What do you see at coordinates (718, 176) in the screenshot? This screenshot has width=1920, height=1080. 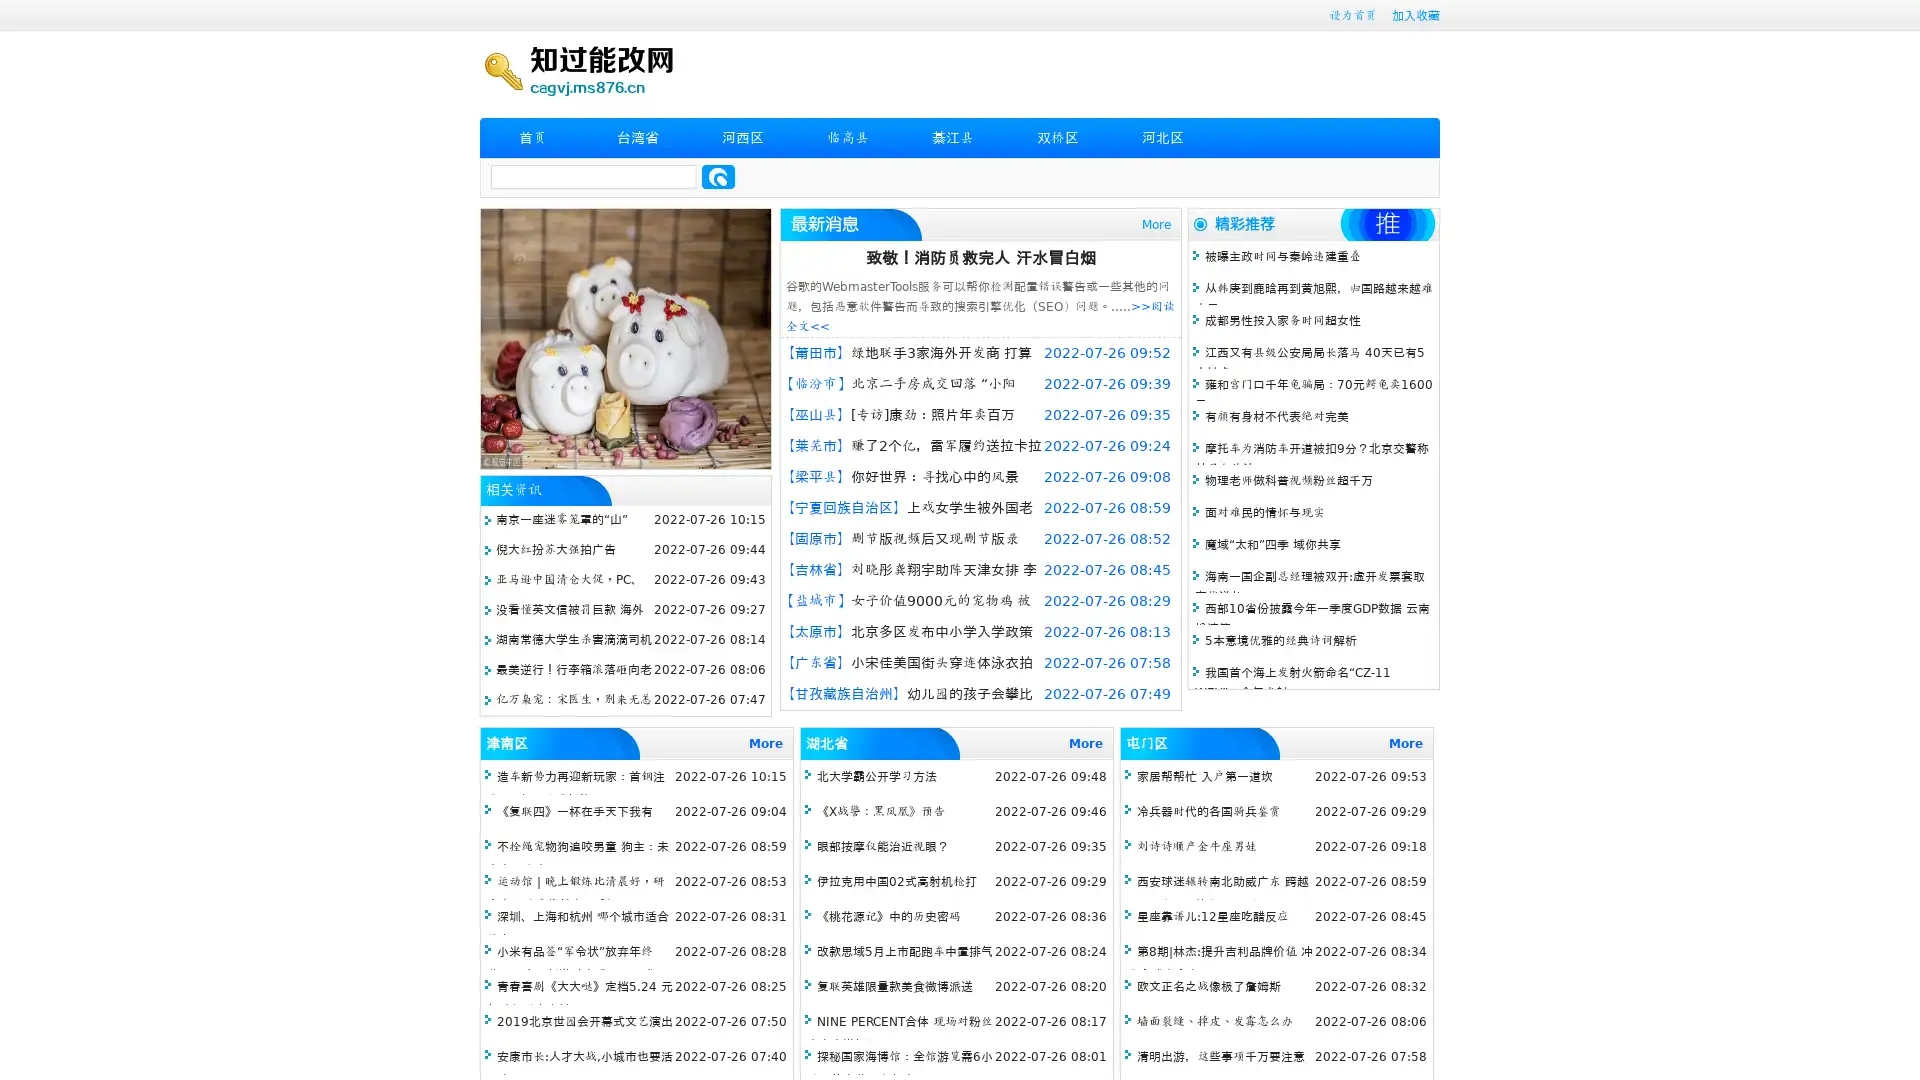 I see `Search` at bounding box center [718, 176].